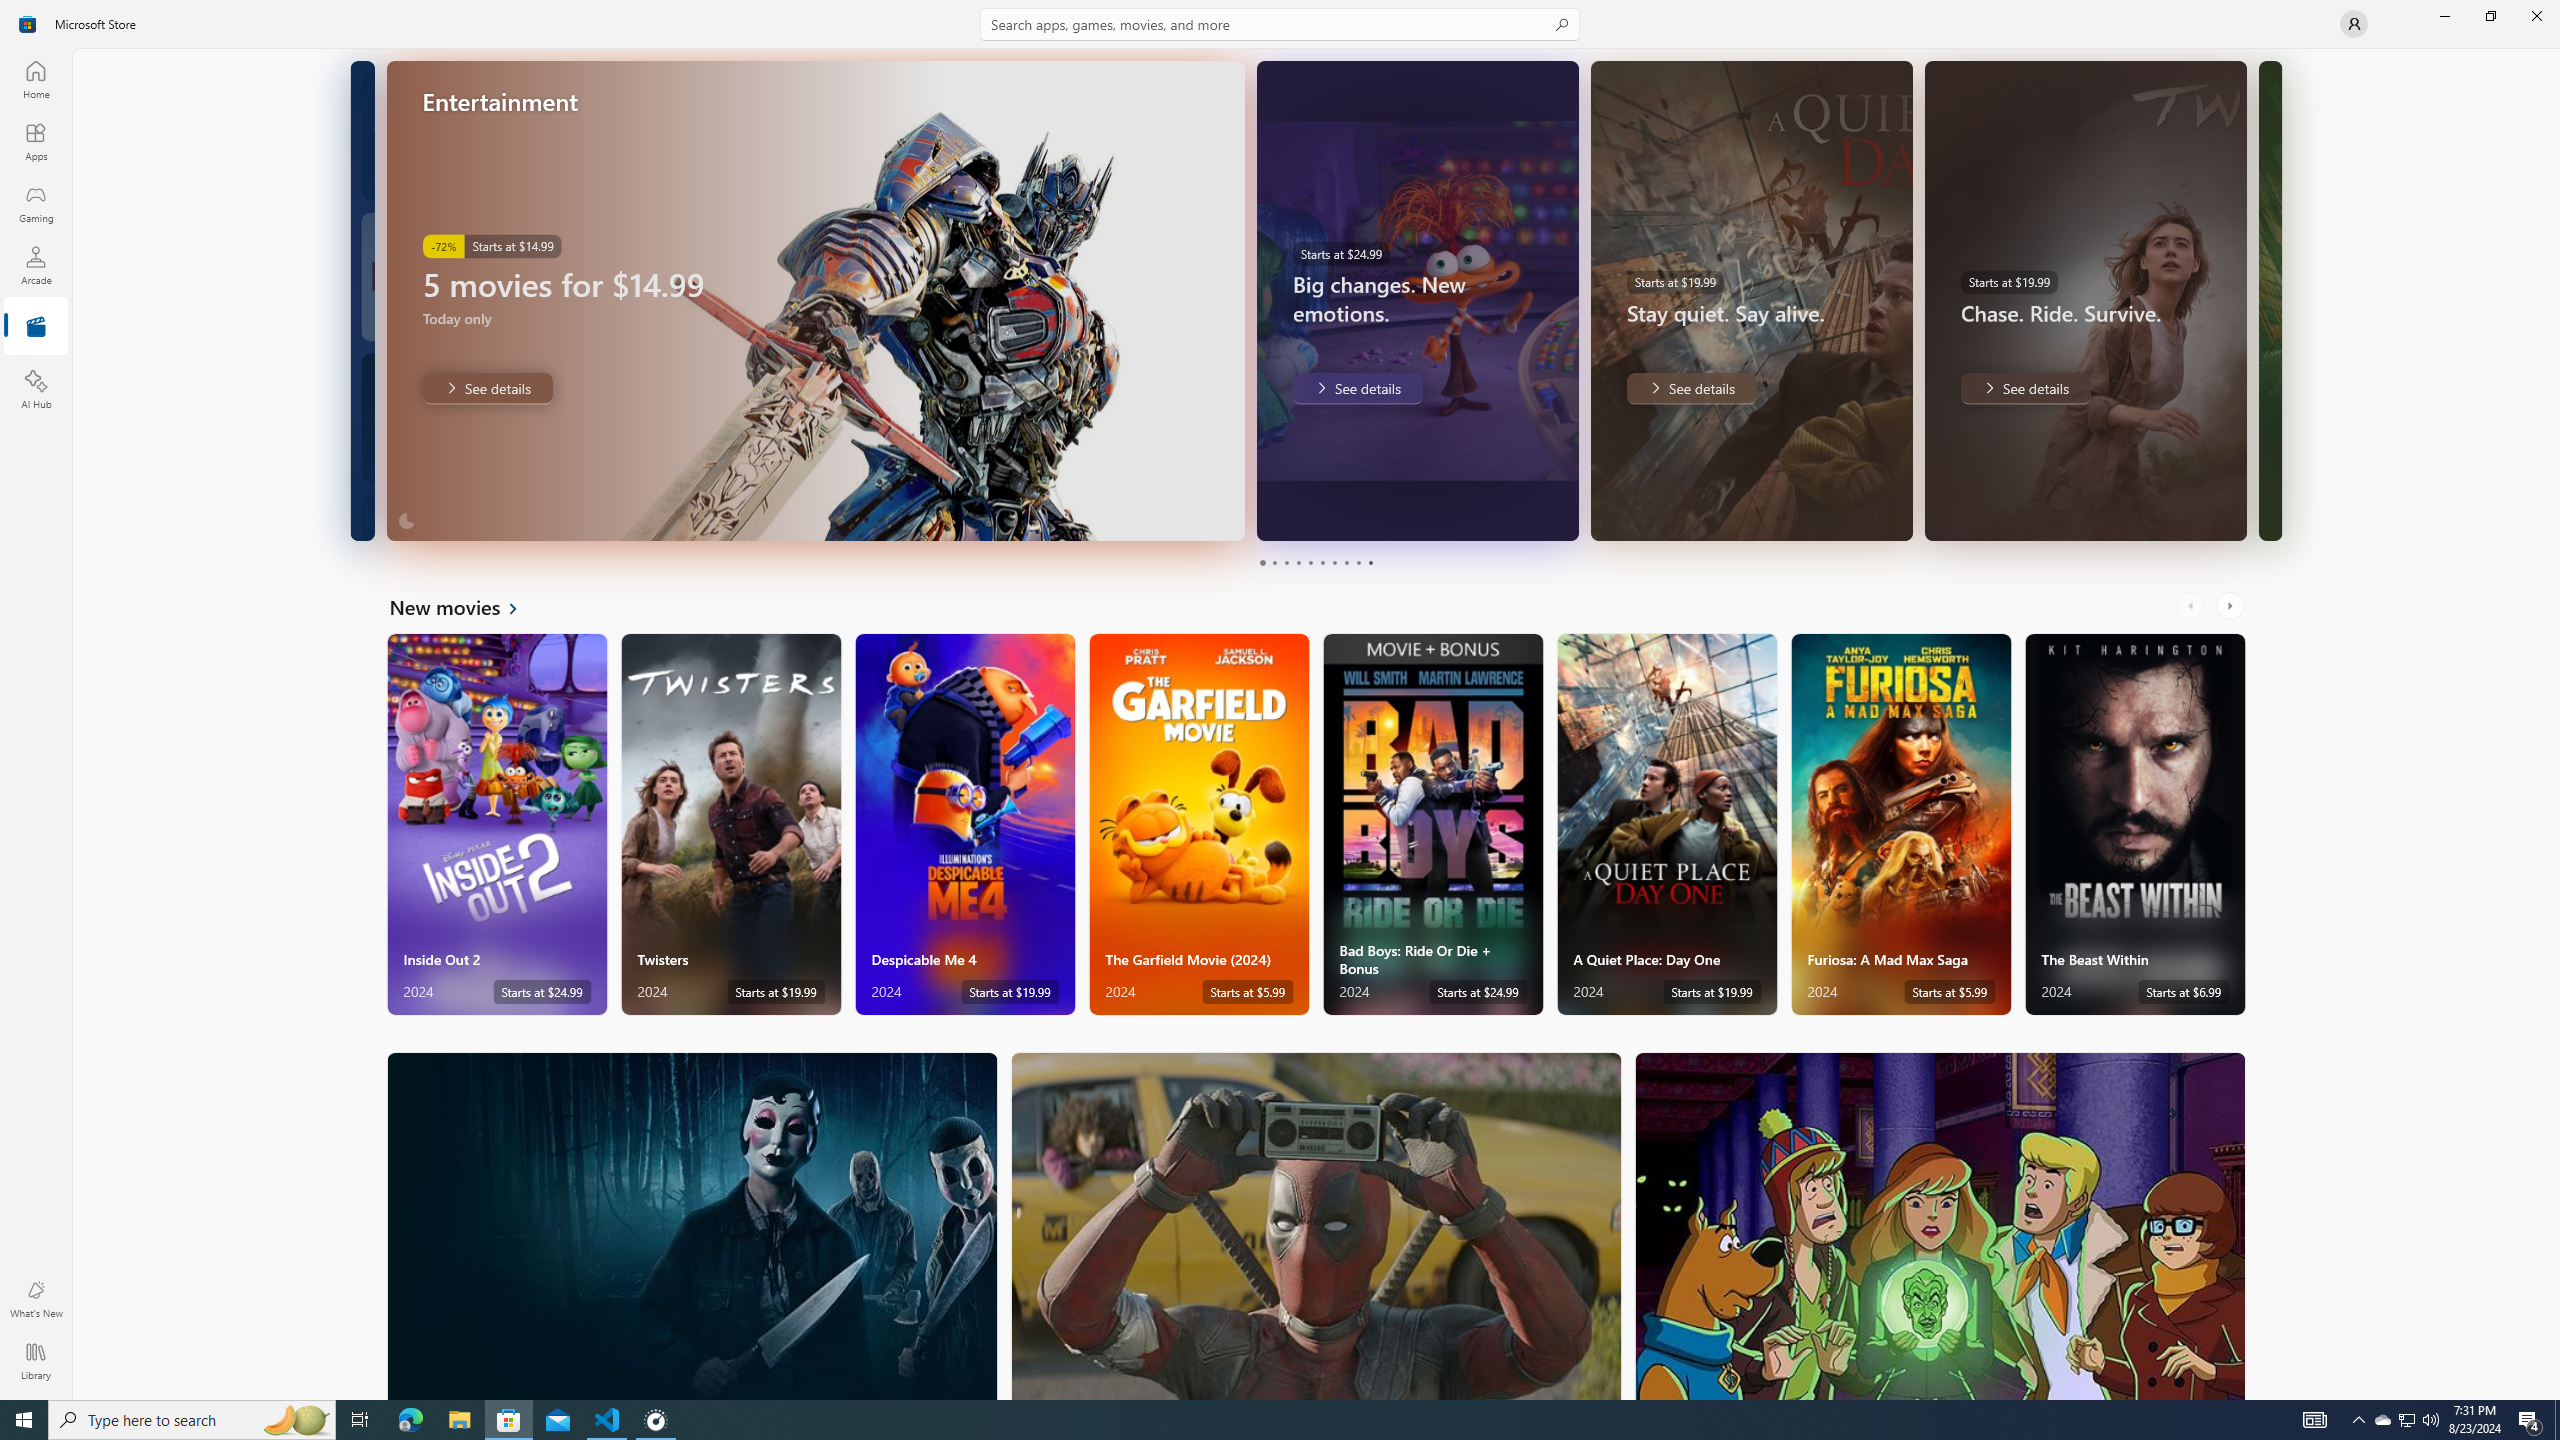 This screenshot has width=2560, height=1440. What do you see at coordinates (2231, 605) in the screenshot?
I see `'AutomationID: RightScrollButton'` at bounding box center [2231, 605].